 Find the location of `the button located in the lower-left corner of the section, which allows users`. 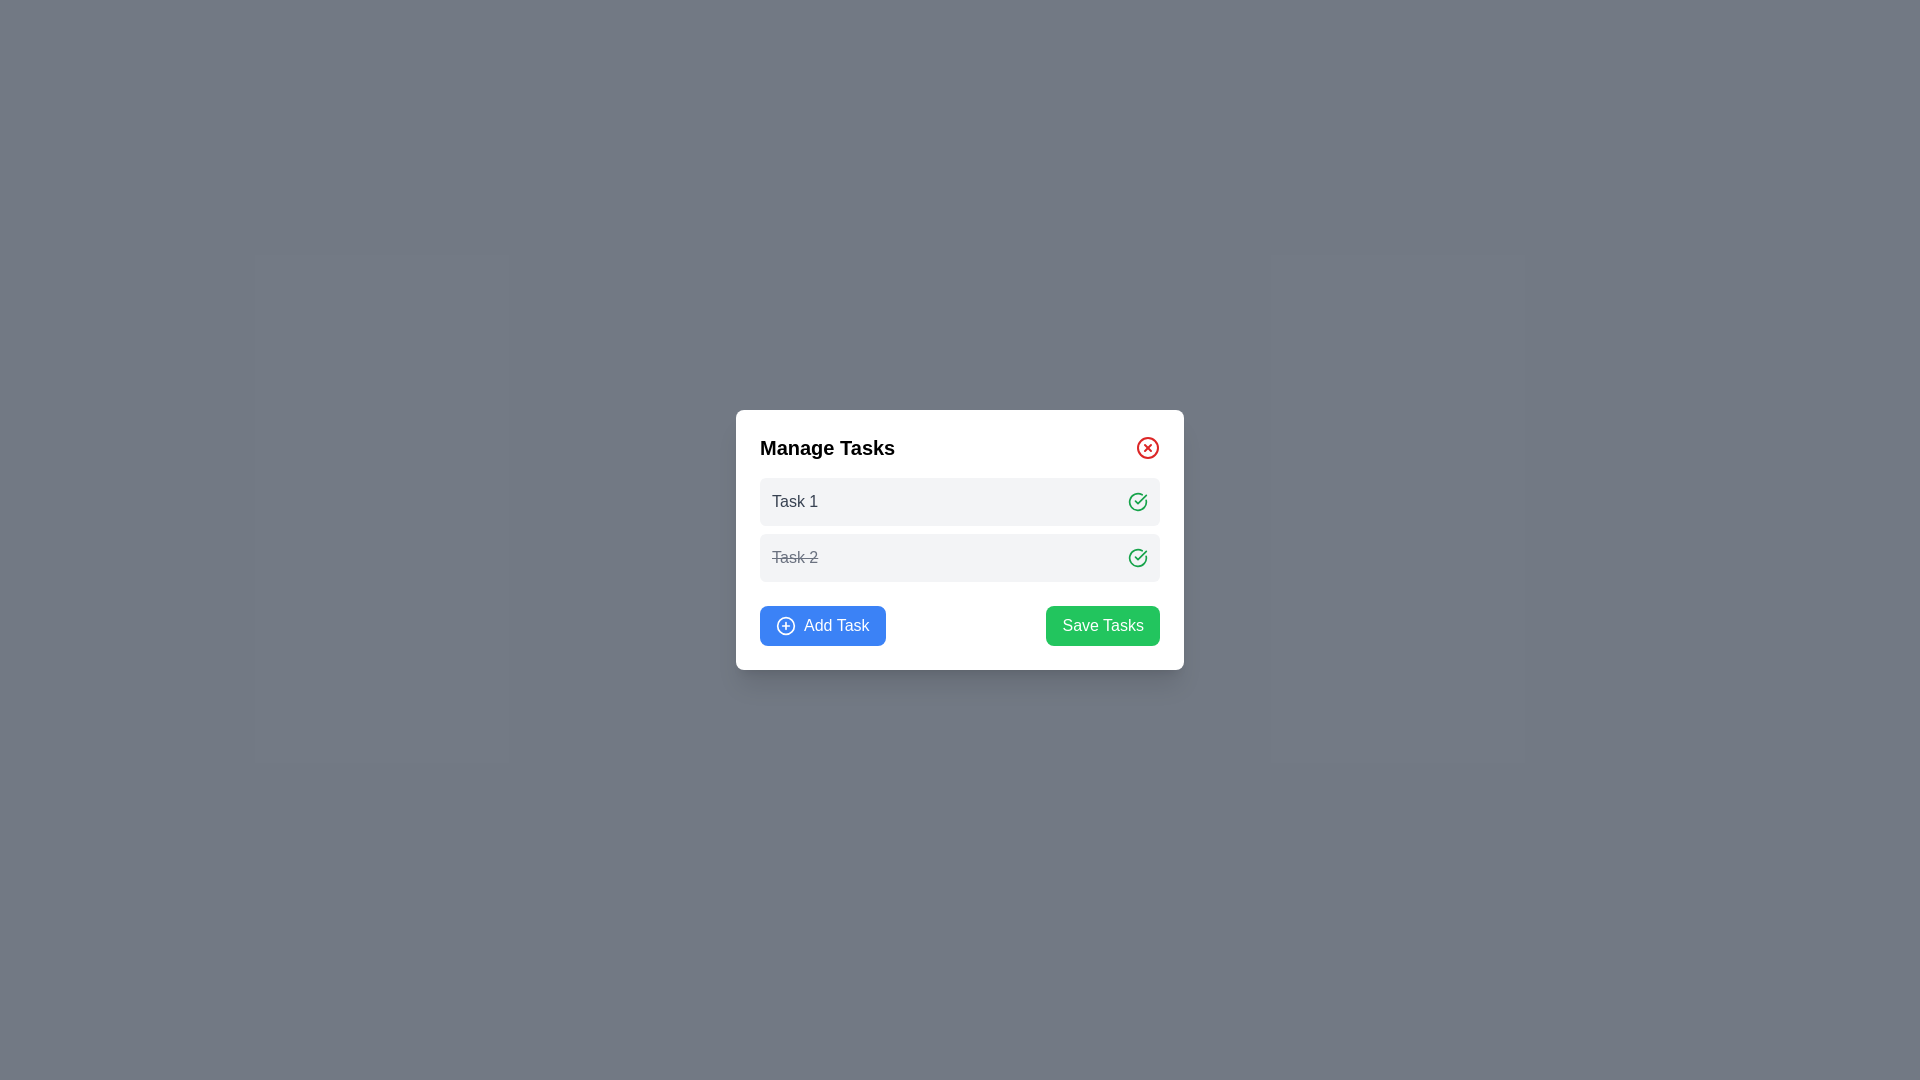

the button located in the lower-left corner of the section, which allows users is located at coordinates (822, 624).